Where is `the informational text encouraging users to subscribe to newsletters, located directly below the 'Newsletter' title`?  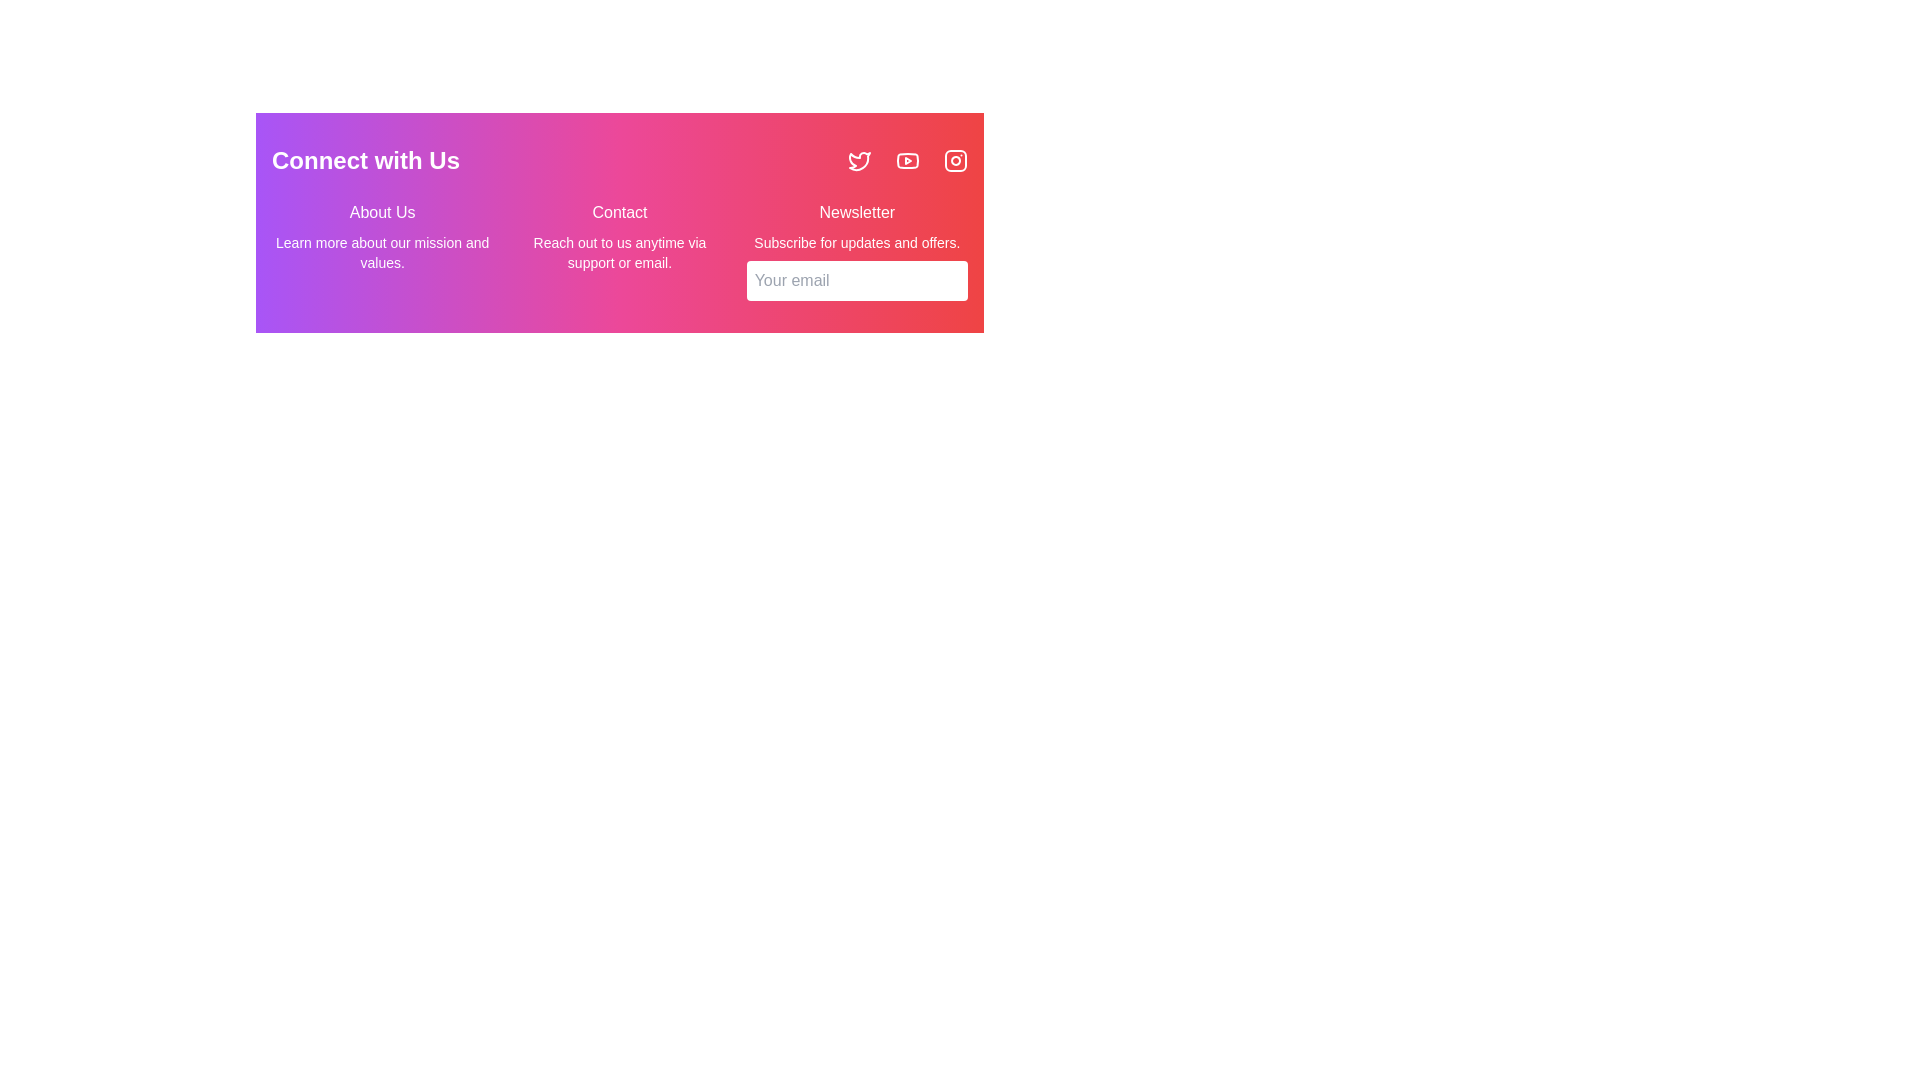 the informational text encouraging users to subscribe to newsletters, located directly below the 'Newsletter' title is located at coordinates (857, 242).